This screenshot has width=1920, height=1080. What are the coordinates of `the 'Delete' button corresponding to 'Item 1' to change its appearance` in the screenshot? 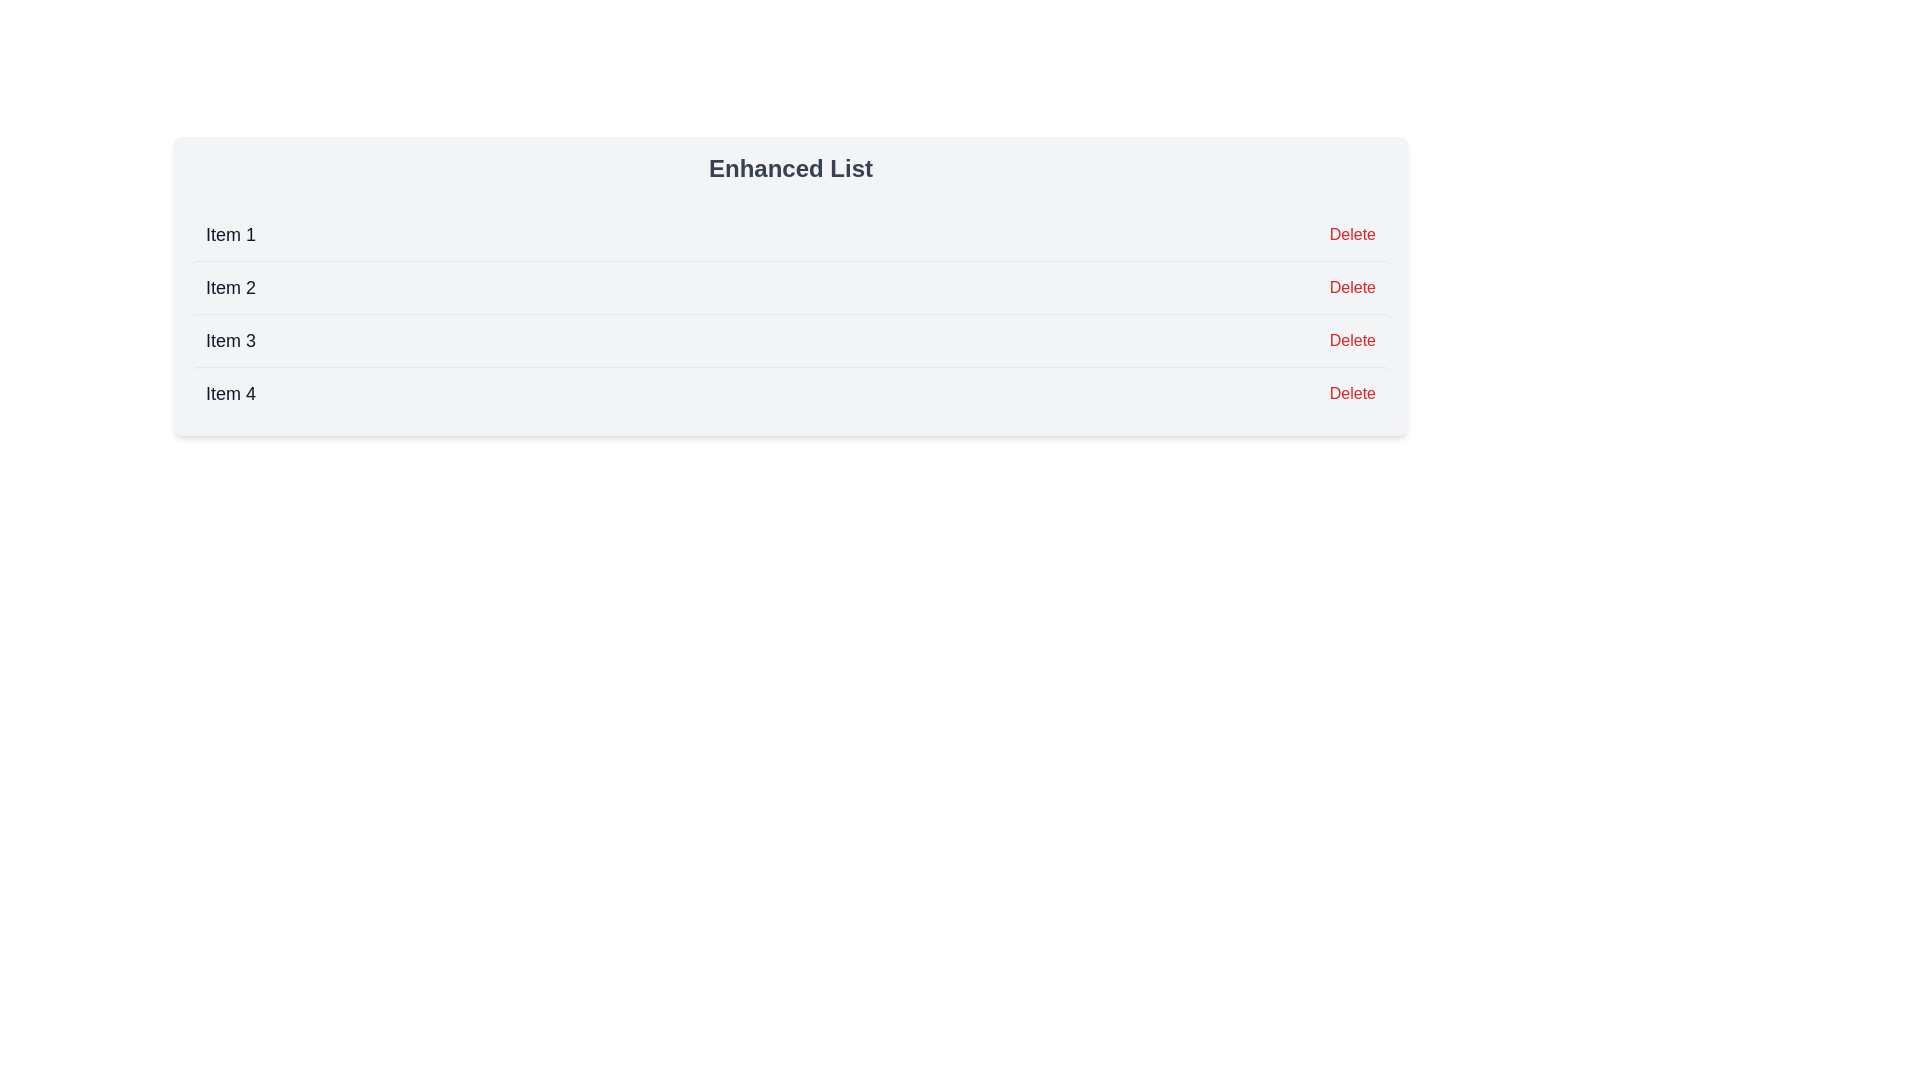 It's located at (1352, 234).